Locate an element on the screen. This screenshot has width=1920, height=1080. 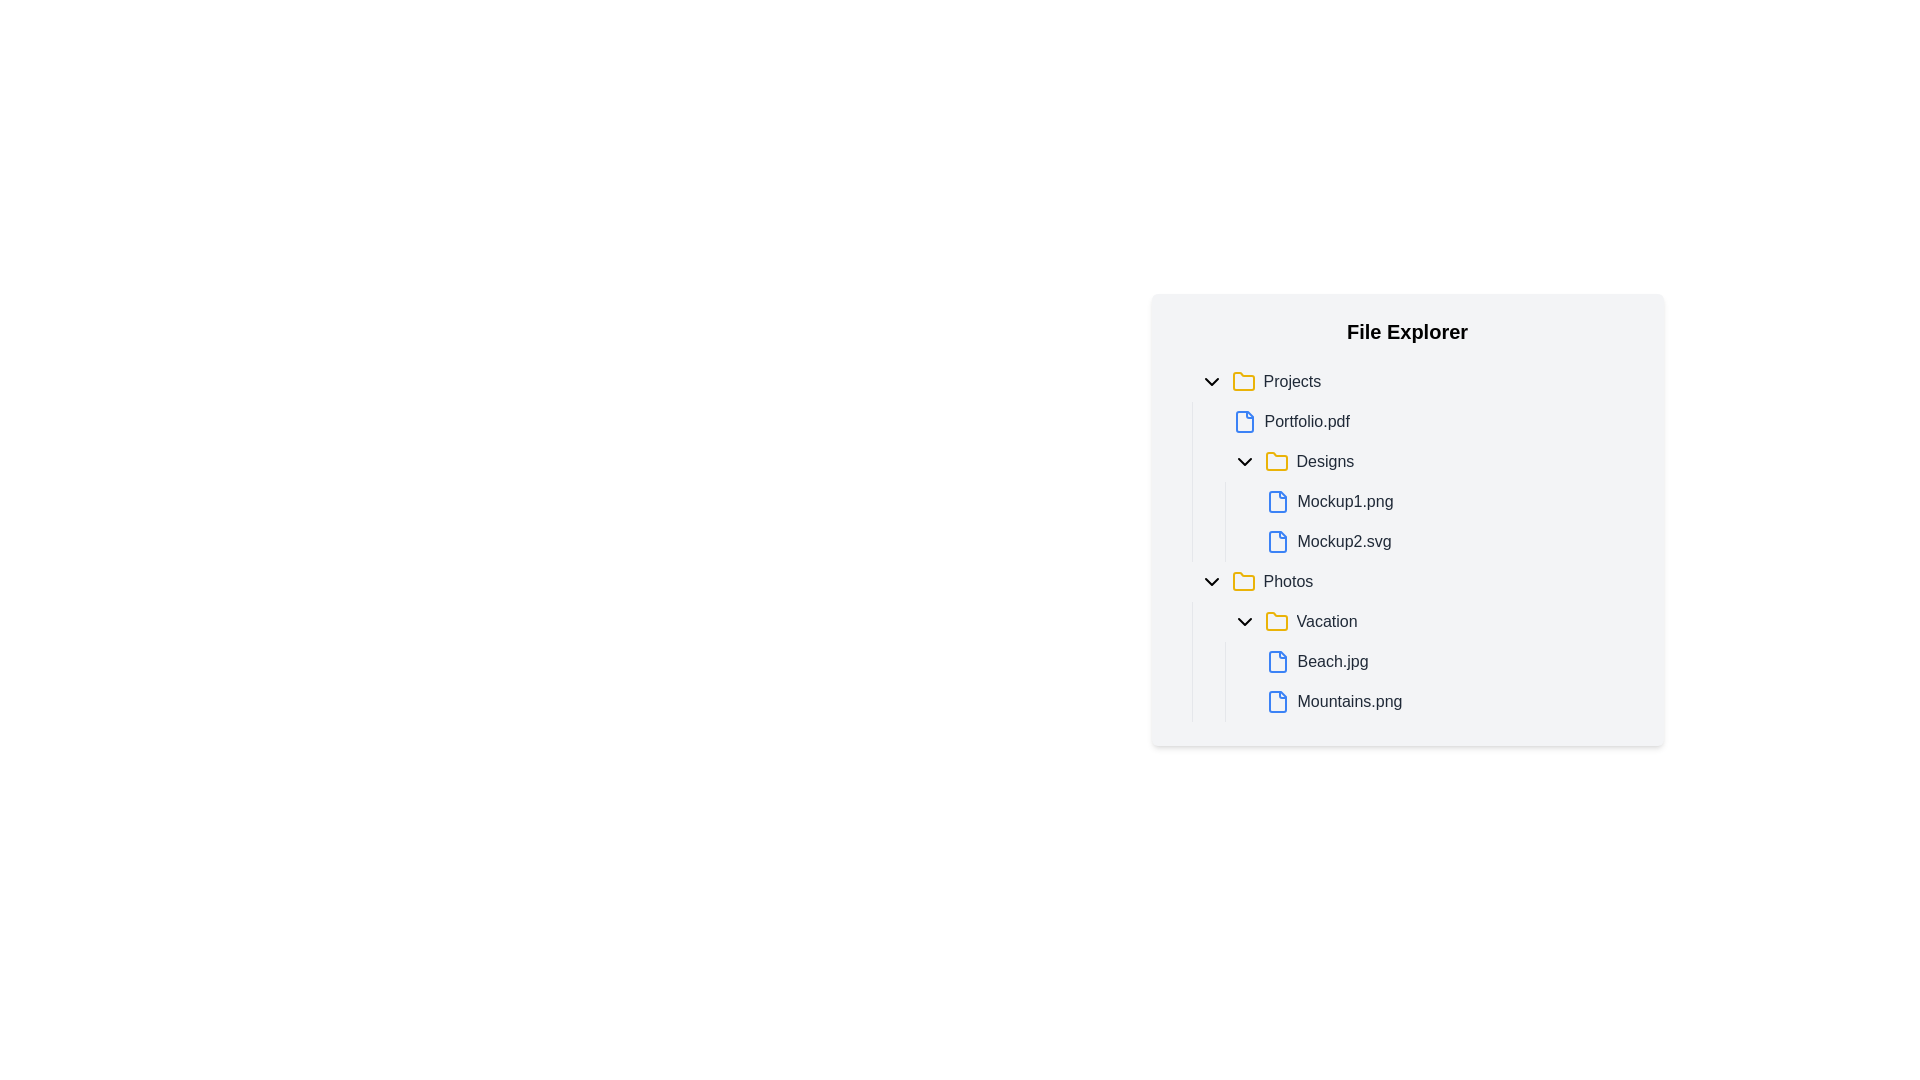
the list item displaying file entries under the 'Vacation' folder in the file explorer interface is located at coordinates (1430, 662).